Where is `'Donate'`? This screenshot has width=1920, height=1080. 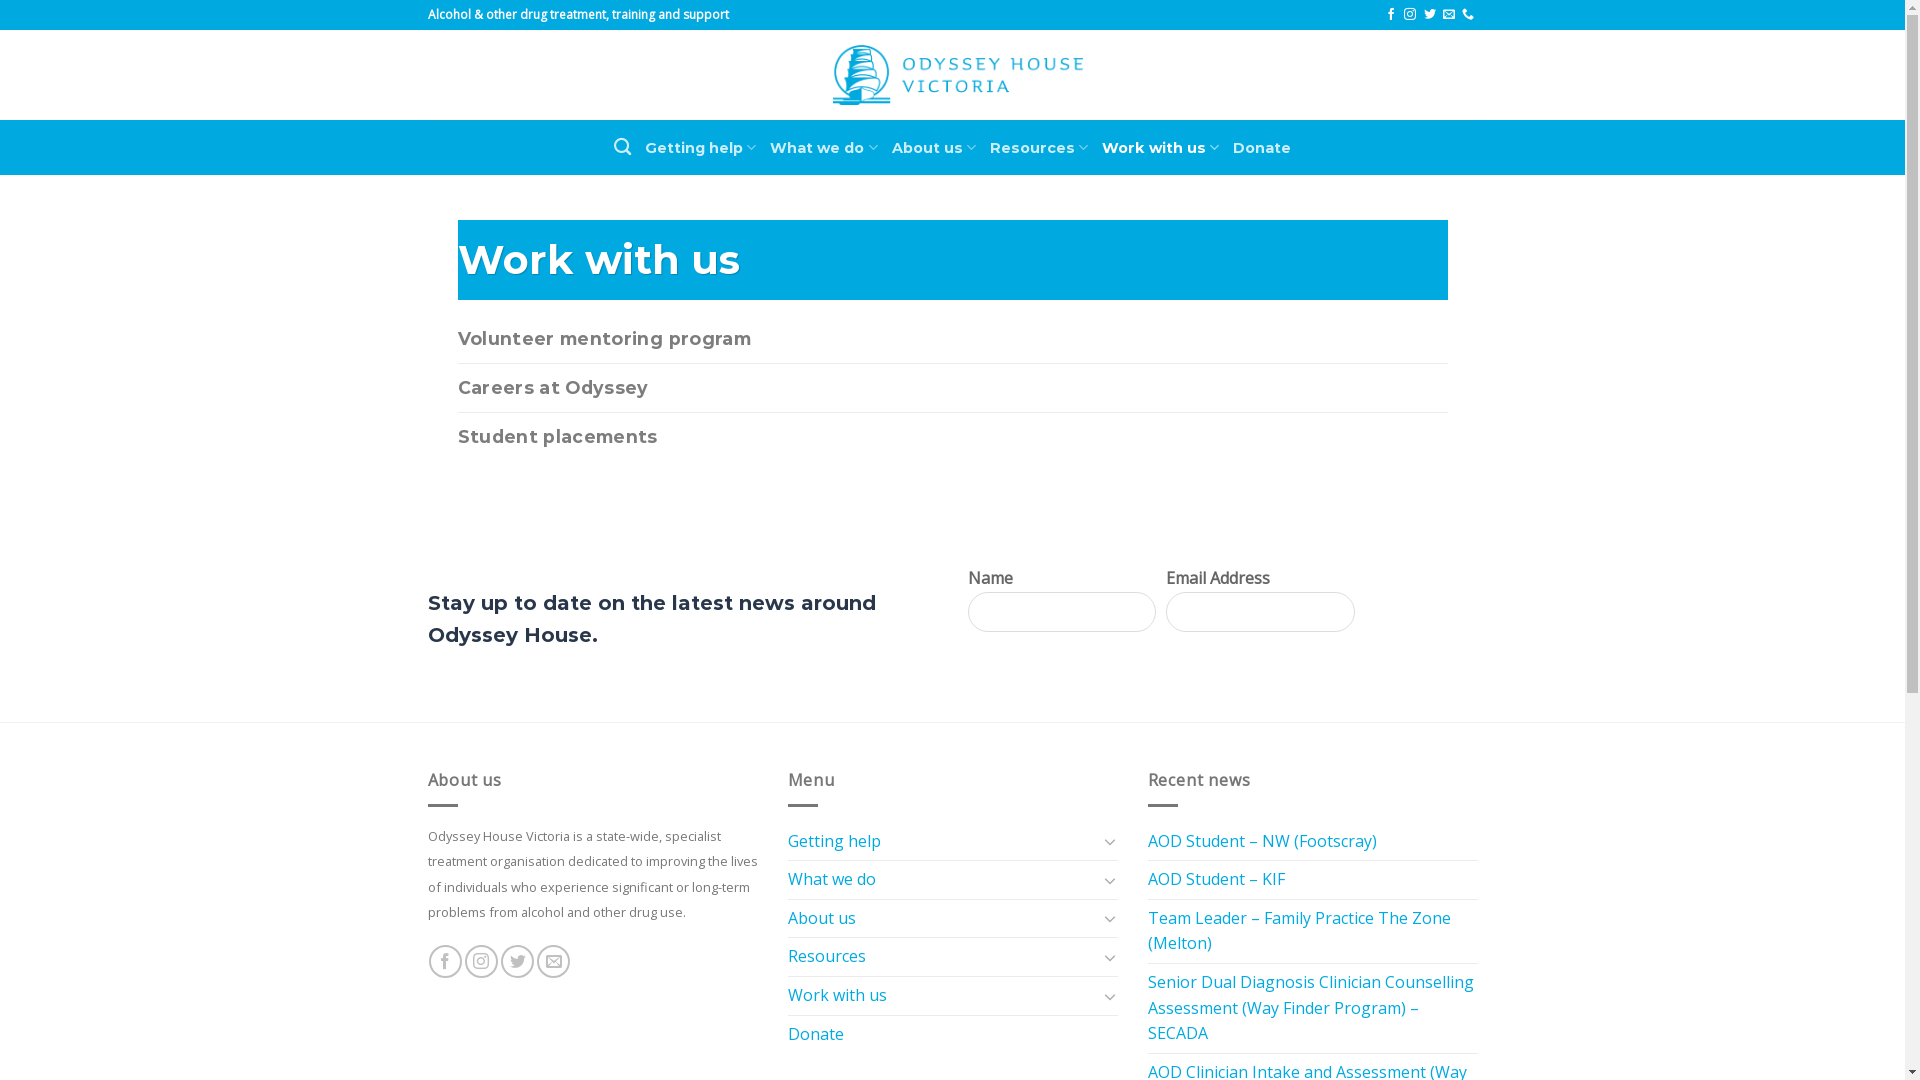 'Donate' is located at coordinates (816, 1034).